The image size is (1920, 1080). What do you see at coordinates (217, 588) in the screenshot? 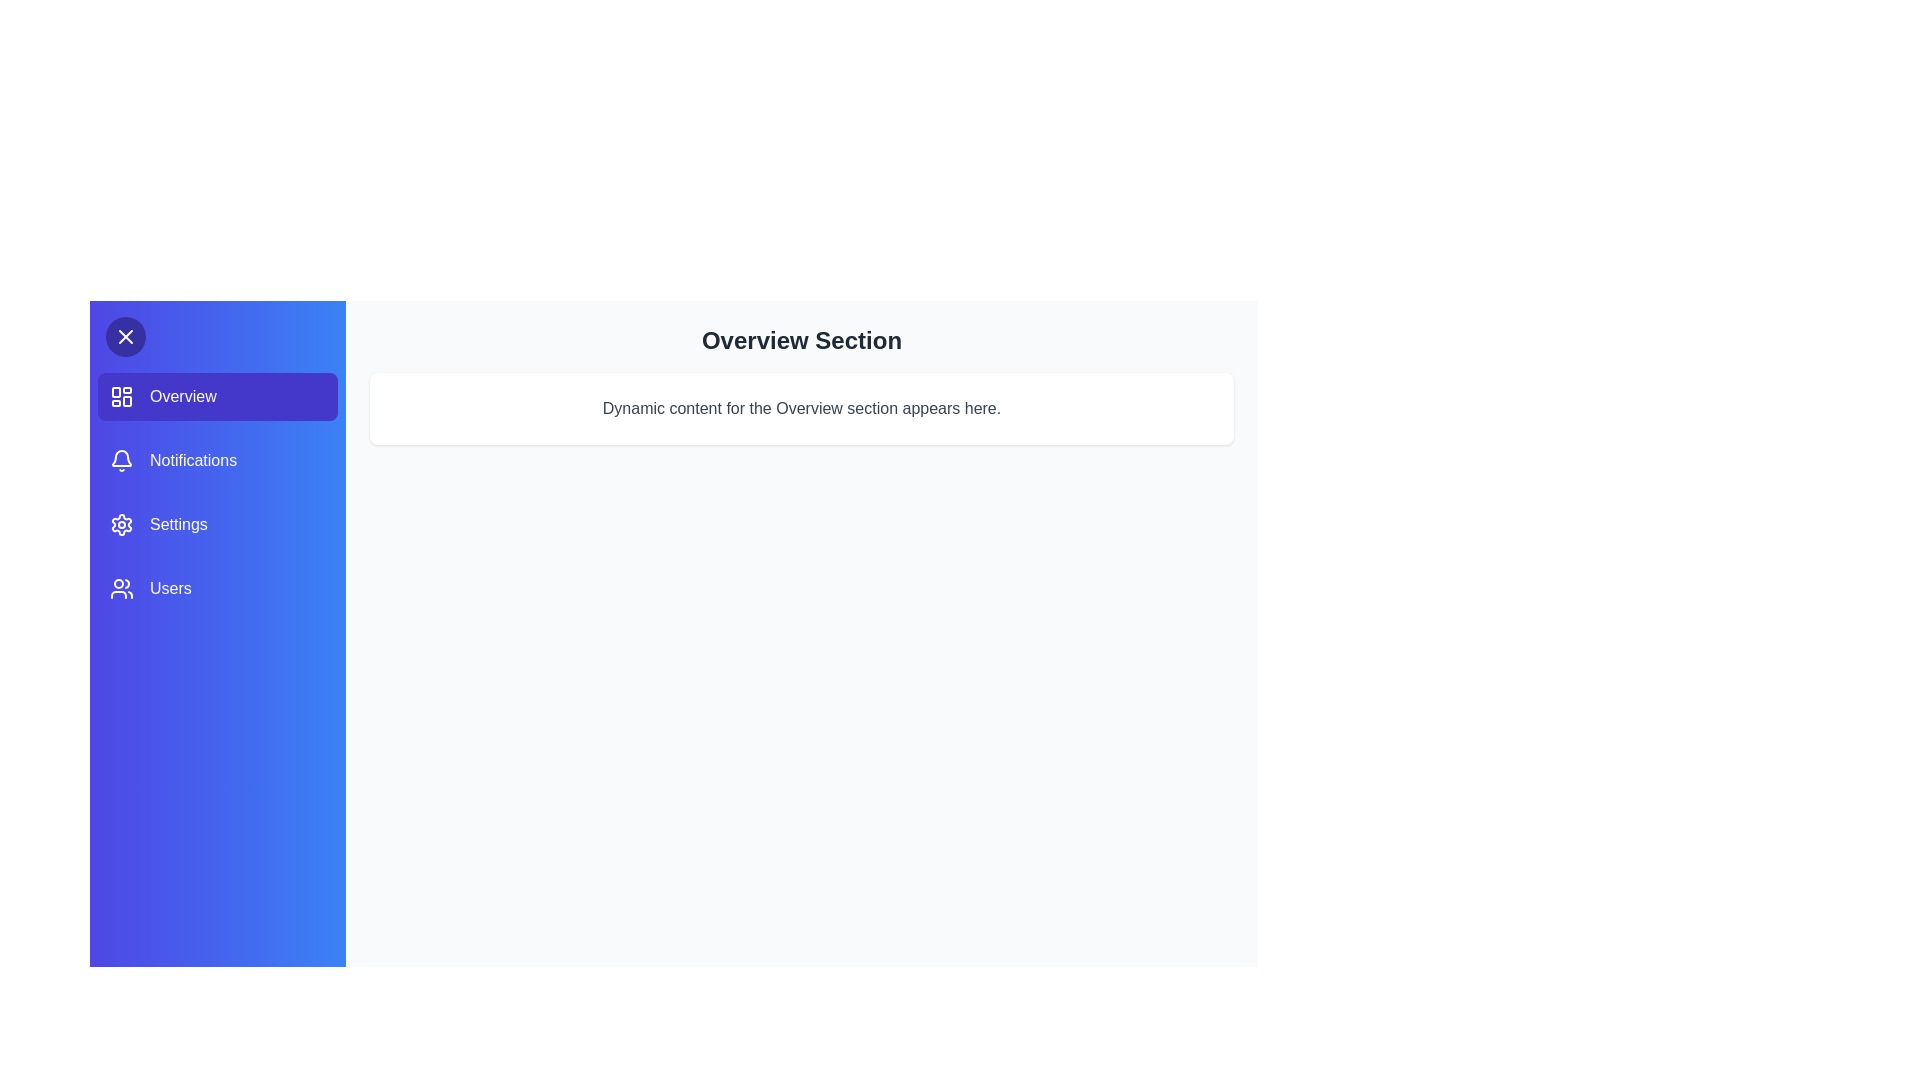
I see `the sidebar section Users` at bounding box center [217, 588].